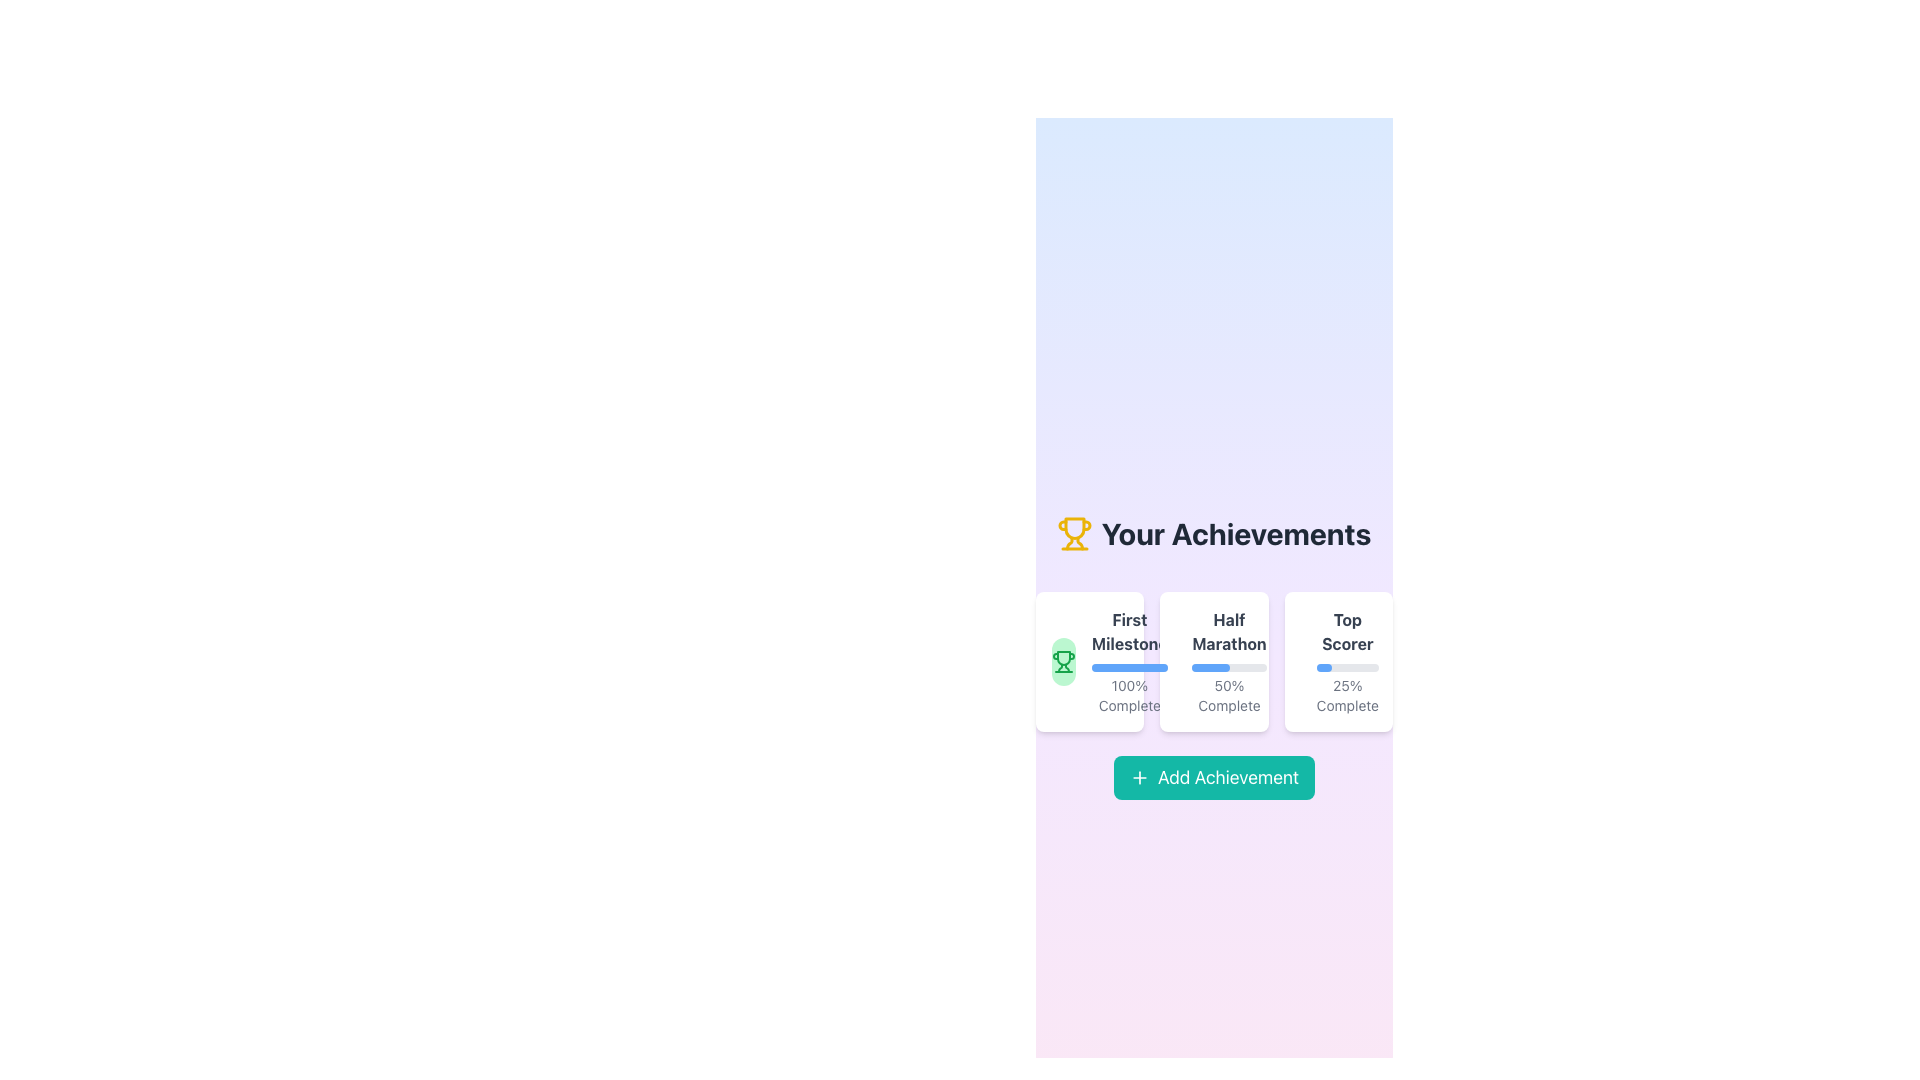  I want to click on the static text indicating the progress status for the 'Half Marathon', which is positioned beneath the blue progress bar and centered within the 'Half Marathon' card, so click(1228, 694).